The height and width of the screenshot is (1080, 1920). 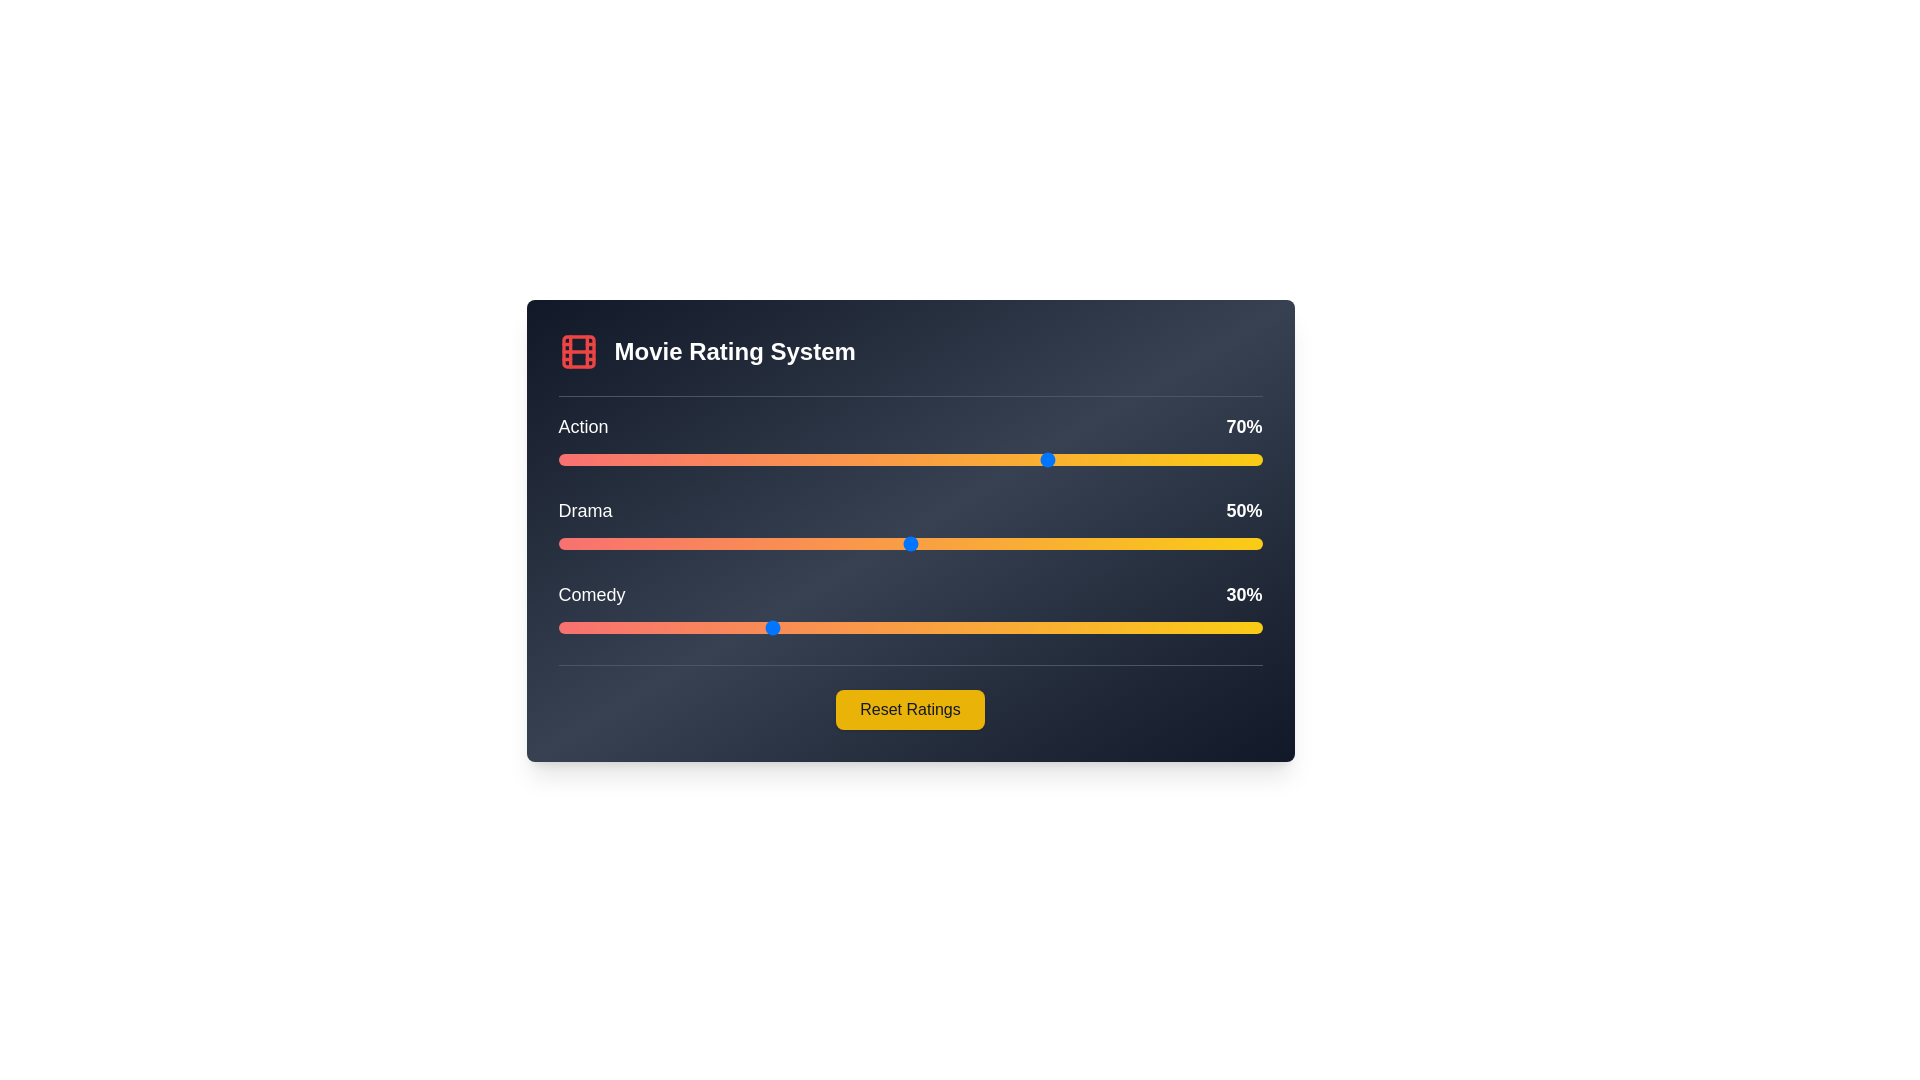 I want to click on the Drama genre rating to 46% by adjusting the slider, so click(x=881, y=543).